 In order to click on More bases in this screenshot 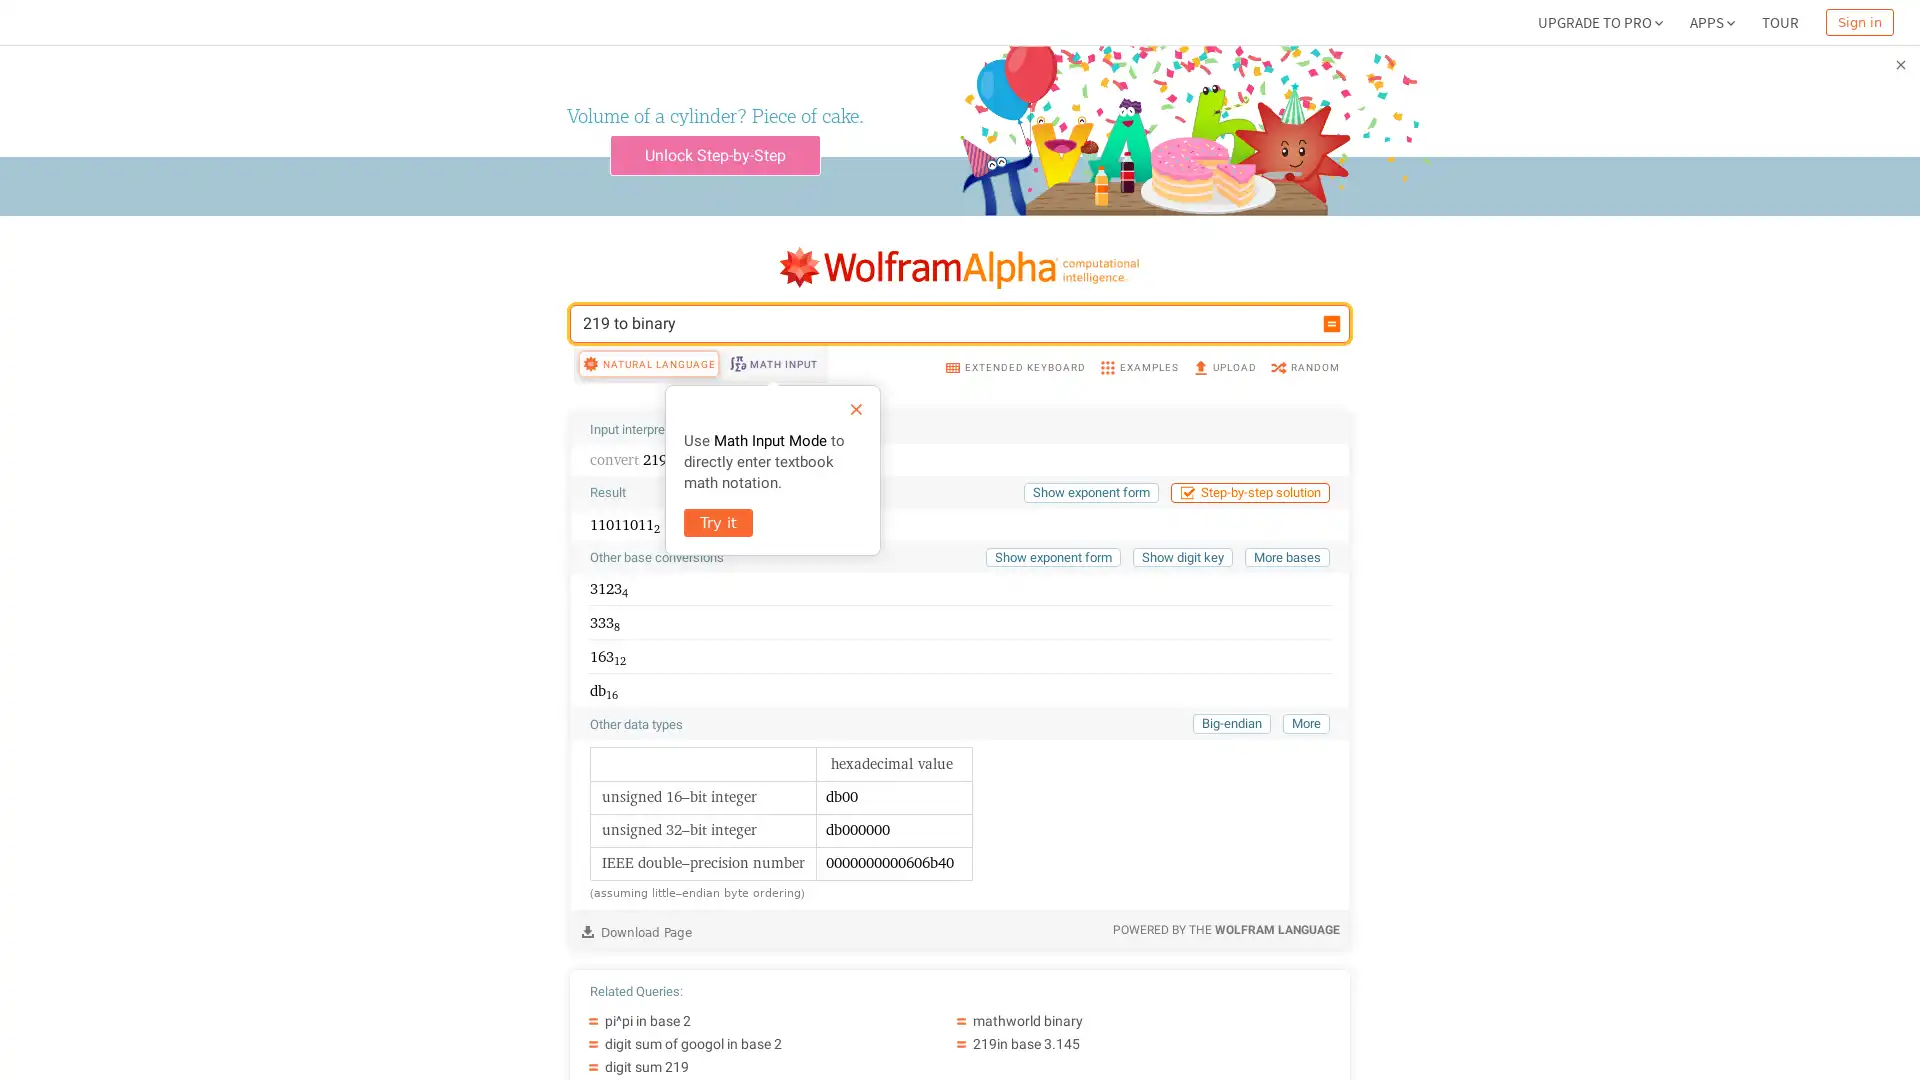, I will do `click(1287, 595)`.